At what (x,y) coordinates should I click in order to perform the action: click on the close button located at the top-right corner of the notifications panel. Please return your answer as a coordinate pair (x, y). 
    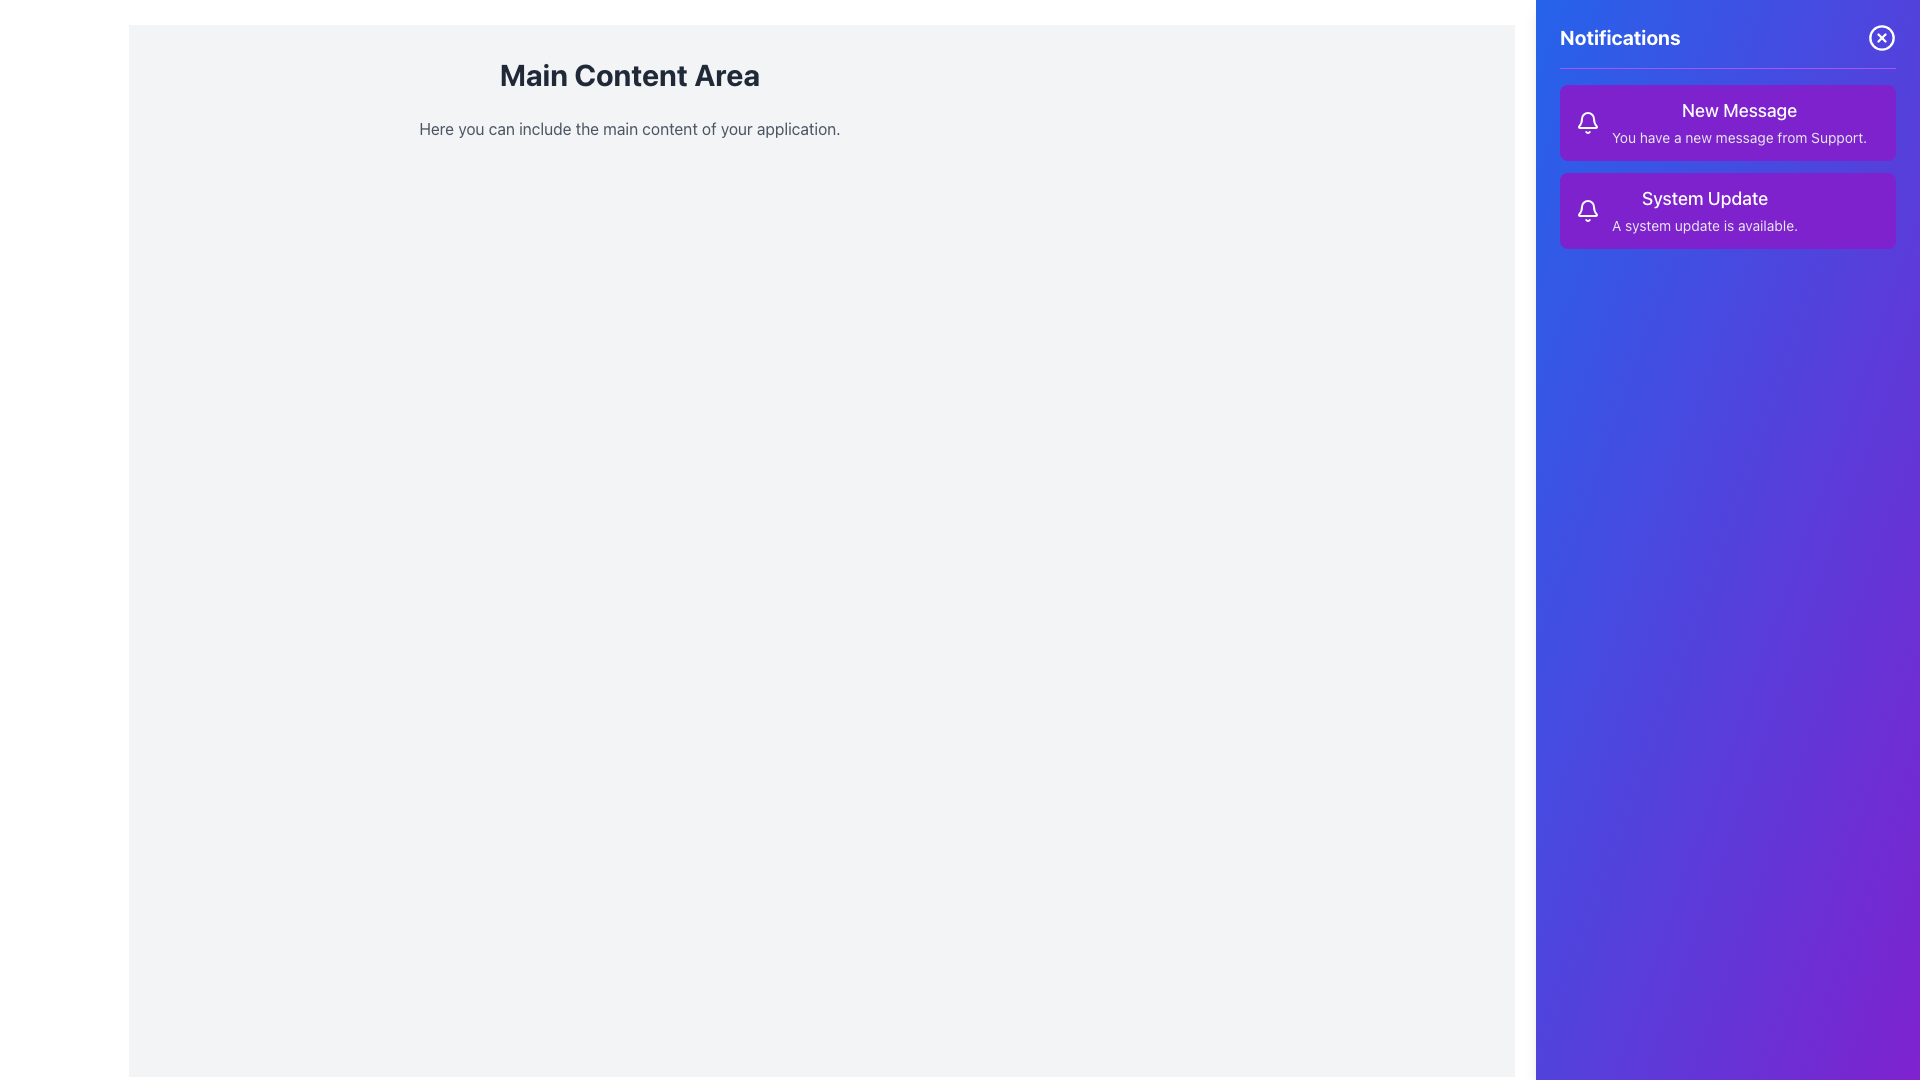
    Looking at the image, I should click on (1880, 38).